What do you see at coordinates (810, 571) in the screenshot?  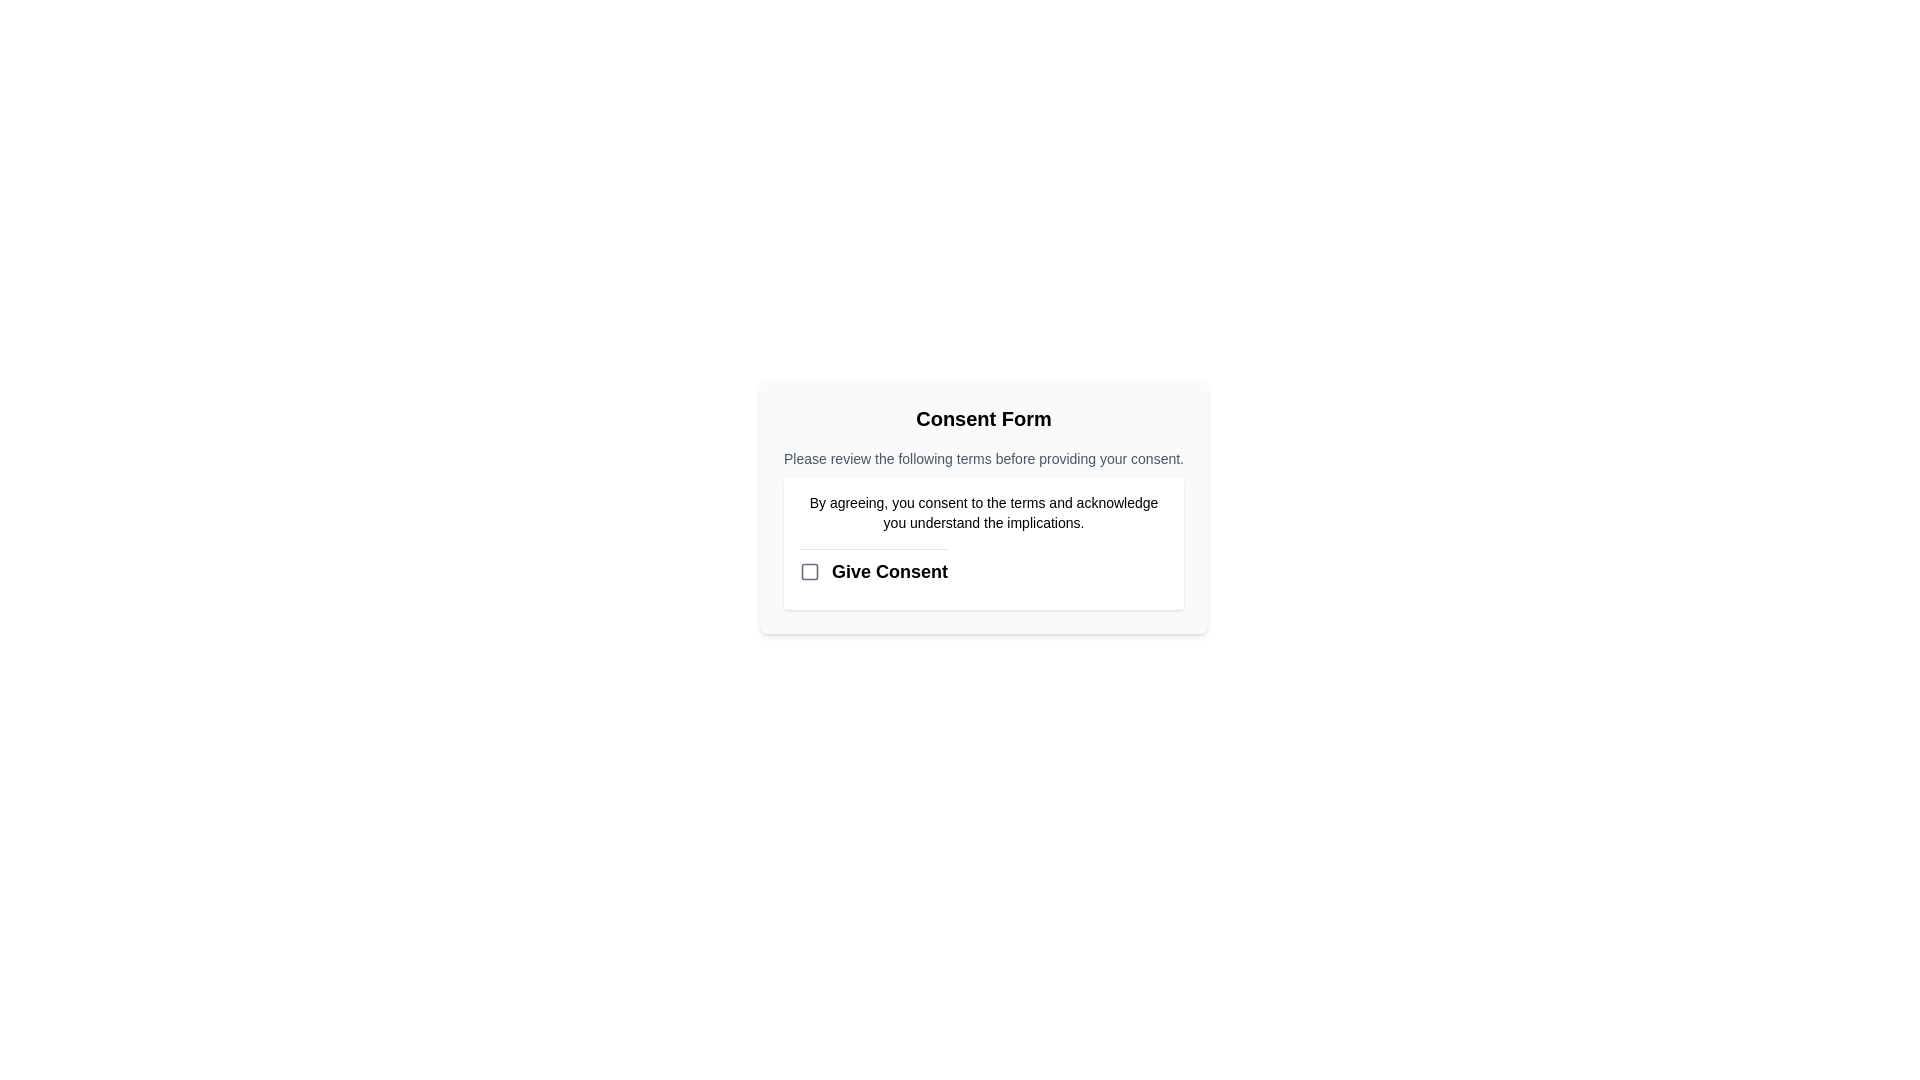 I see `the checkbox located to the left of the 'Give Consent' label within the consent form` at bounding box center [810, 571].